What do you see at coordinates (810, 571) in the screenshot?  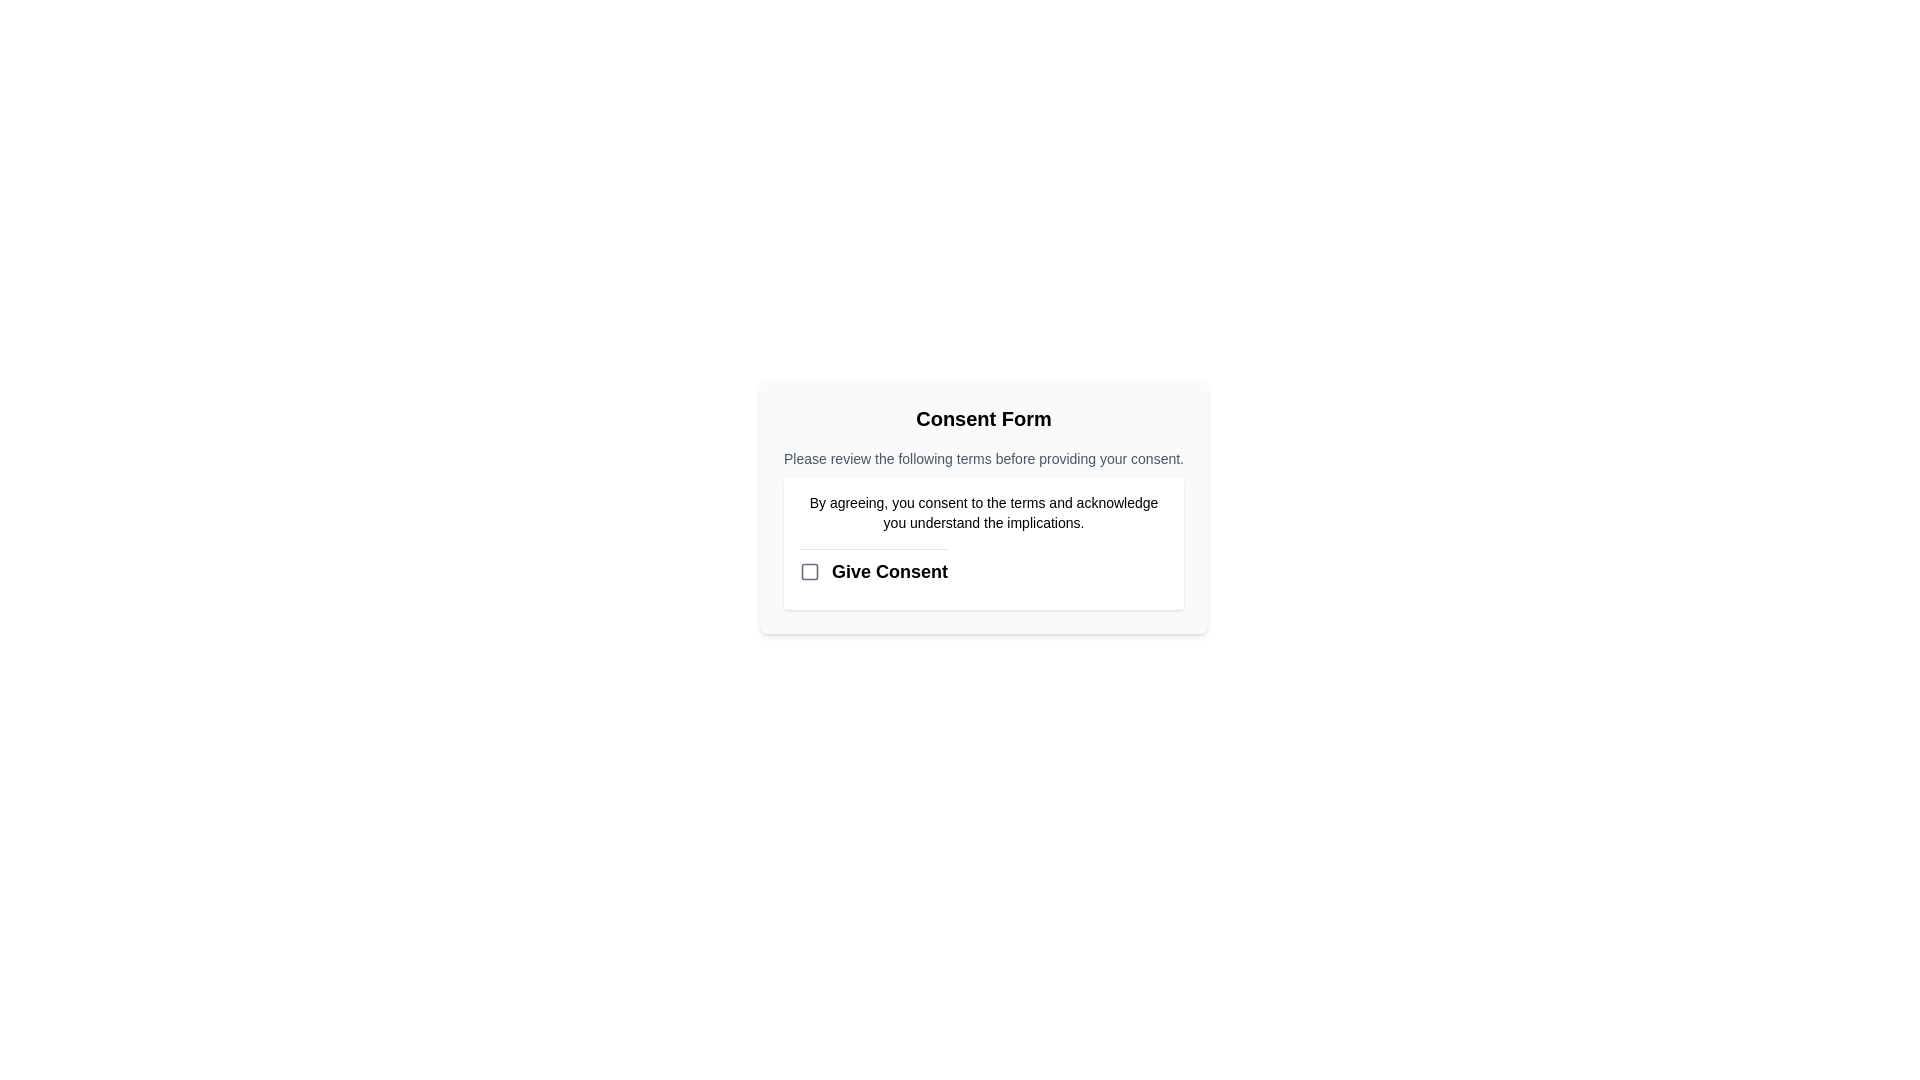 I see `the checkbox located to the left of the 'Give Consent' label within the consent form` at bounding box center [810, 571].